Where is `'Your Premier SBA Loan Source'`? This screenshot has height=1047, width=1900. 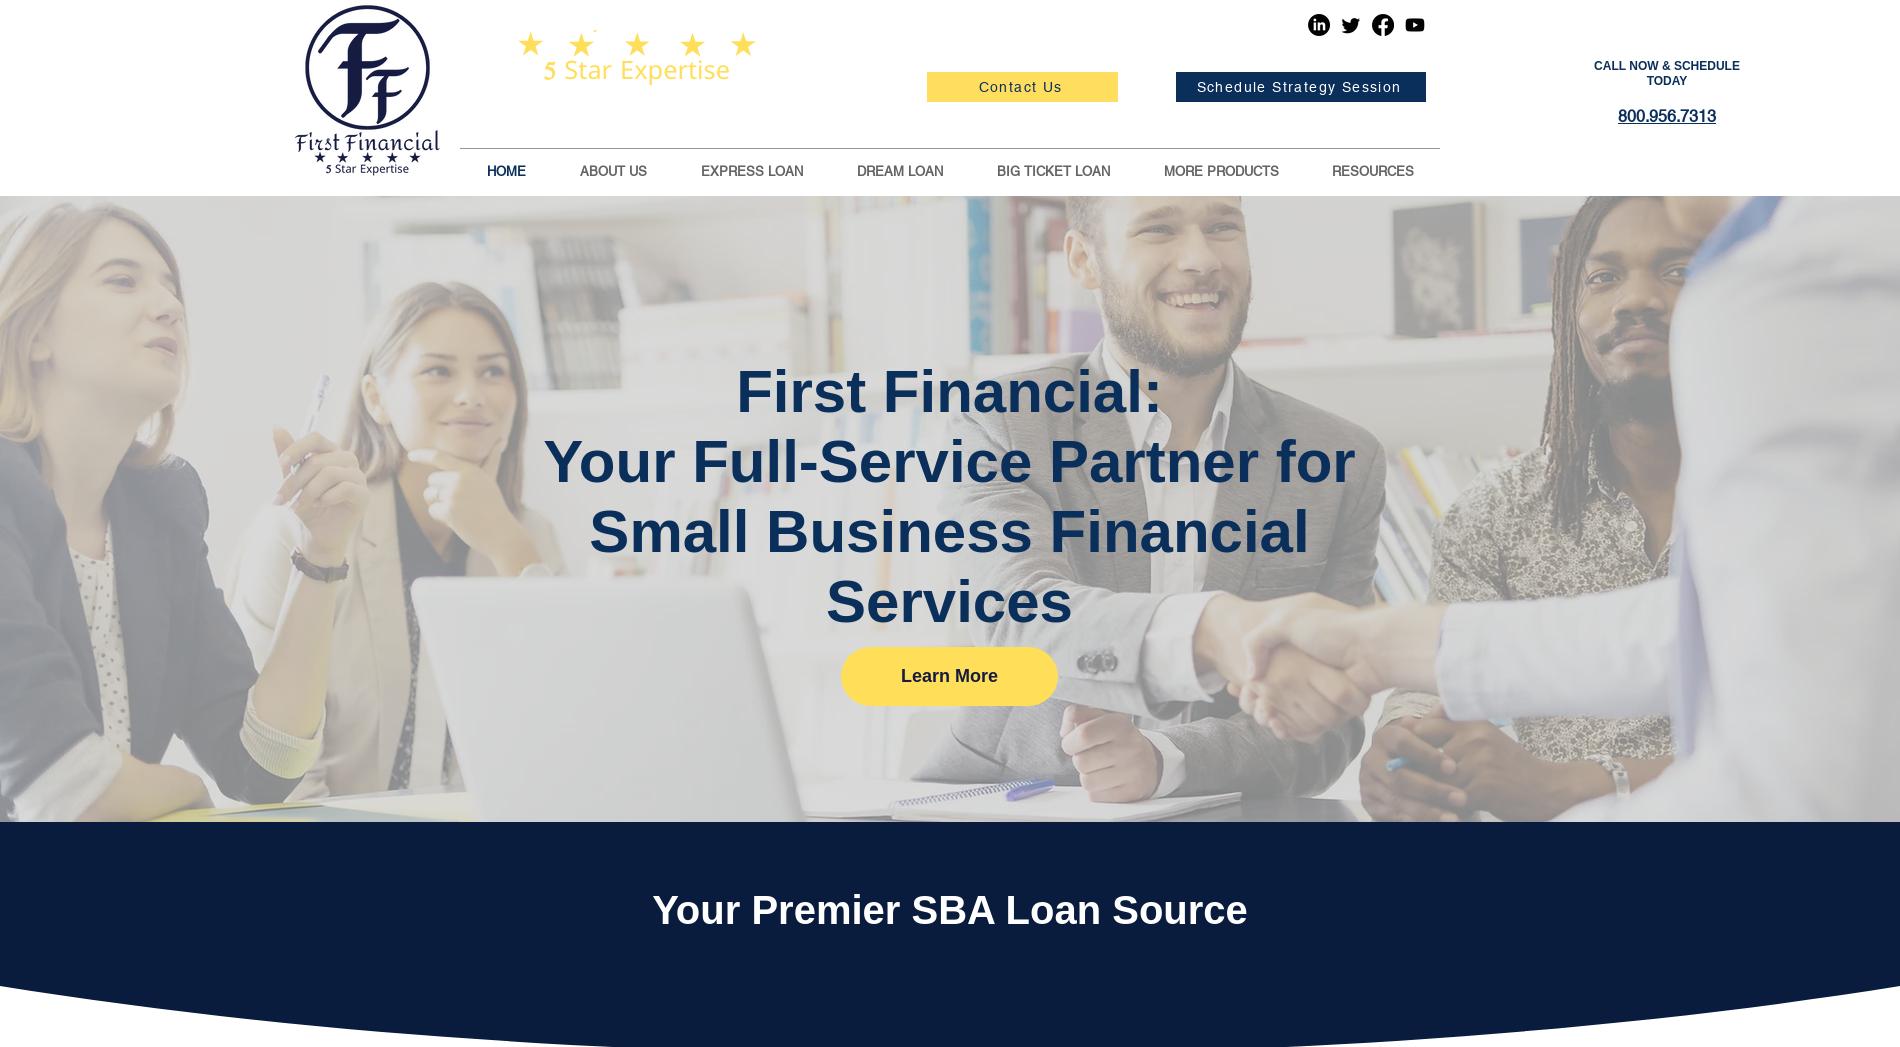
'Your Premier SBA Loan Source' is located at coordinates (652, 909).